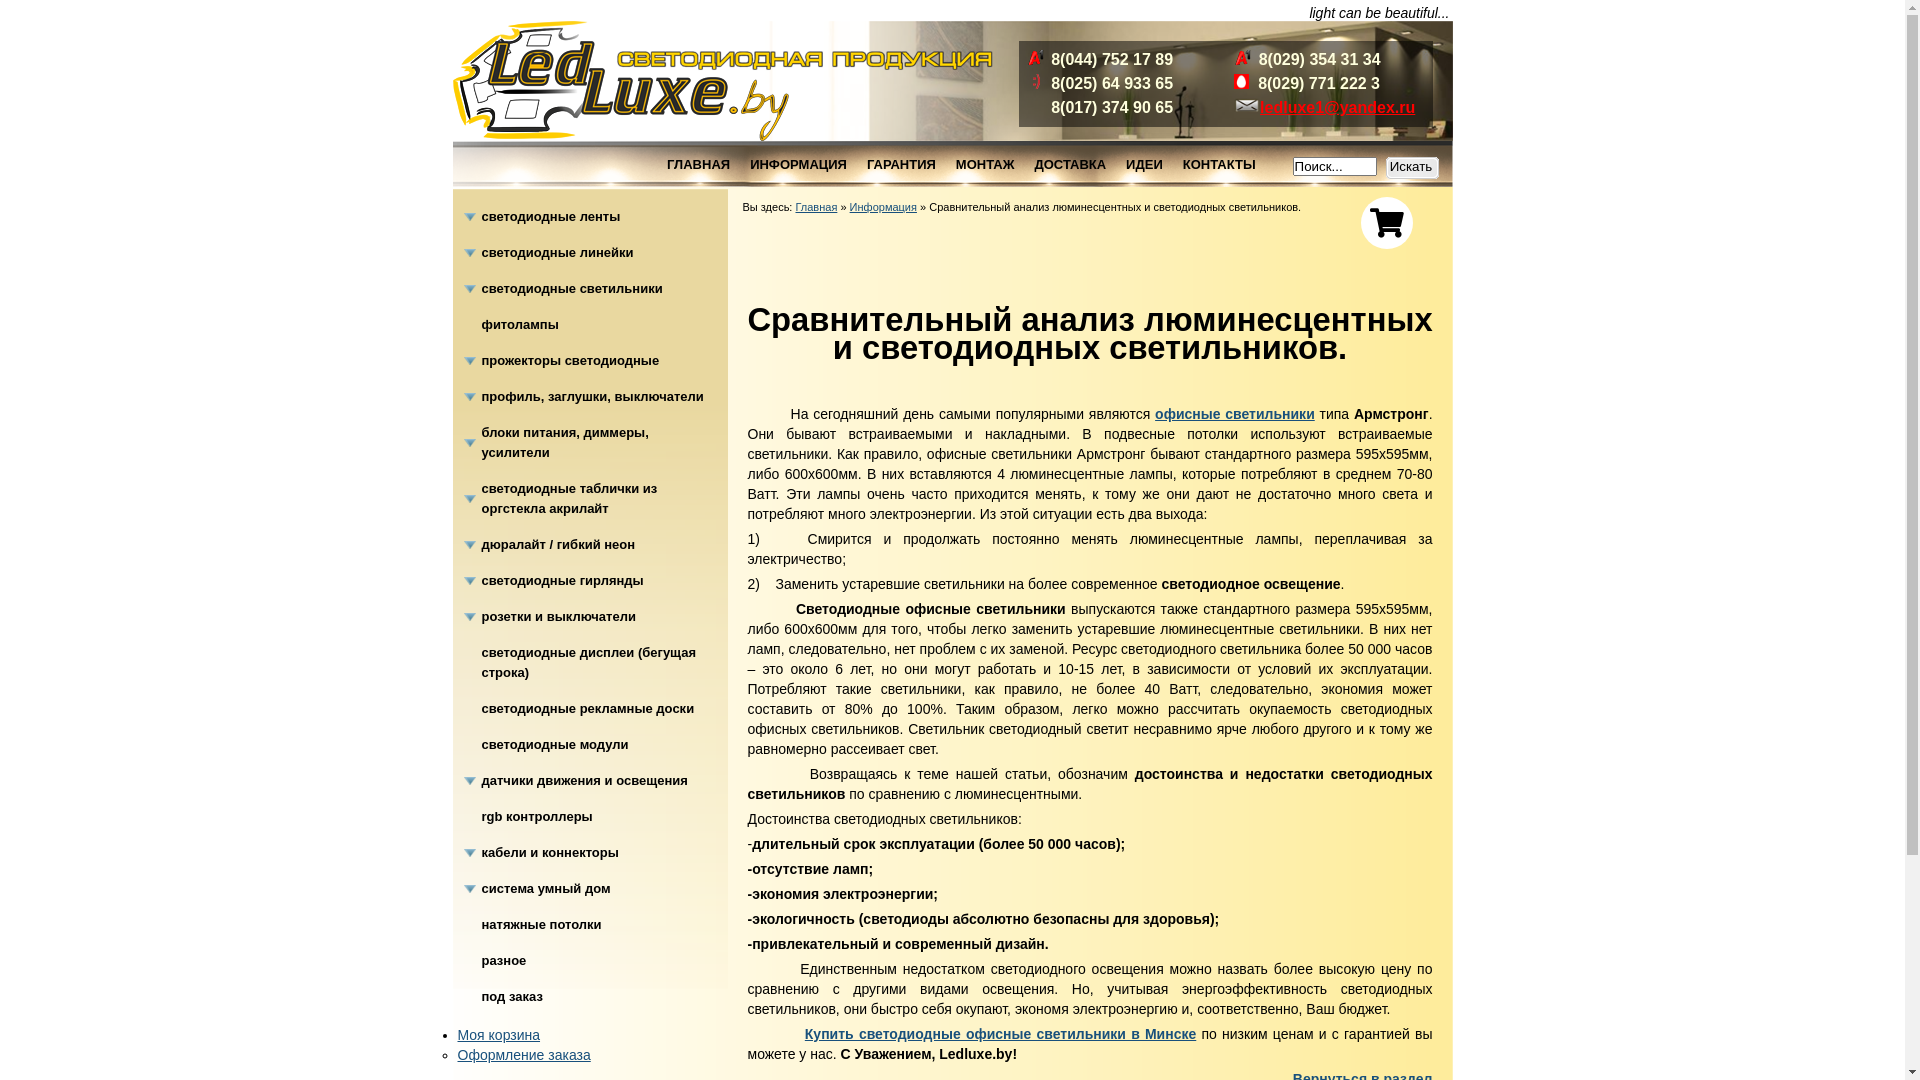 The image size is (1920, 1080). I want to click on 'ledluxe1@yandex.ru', so click(1337, 107).